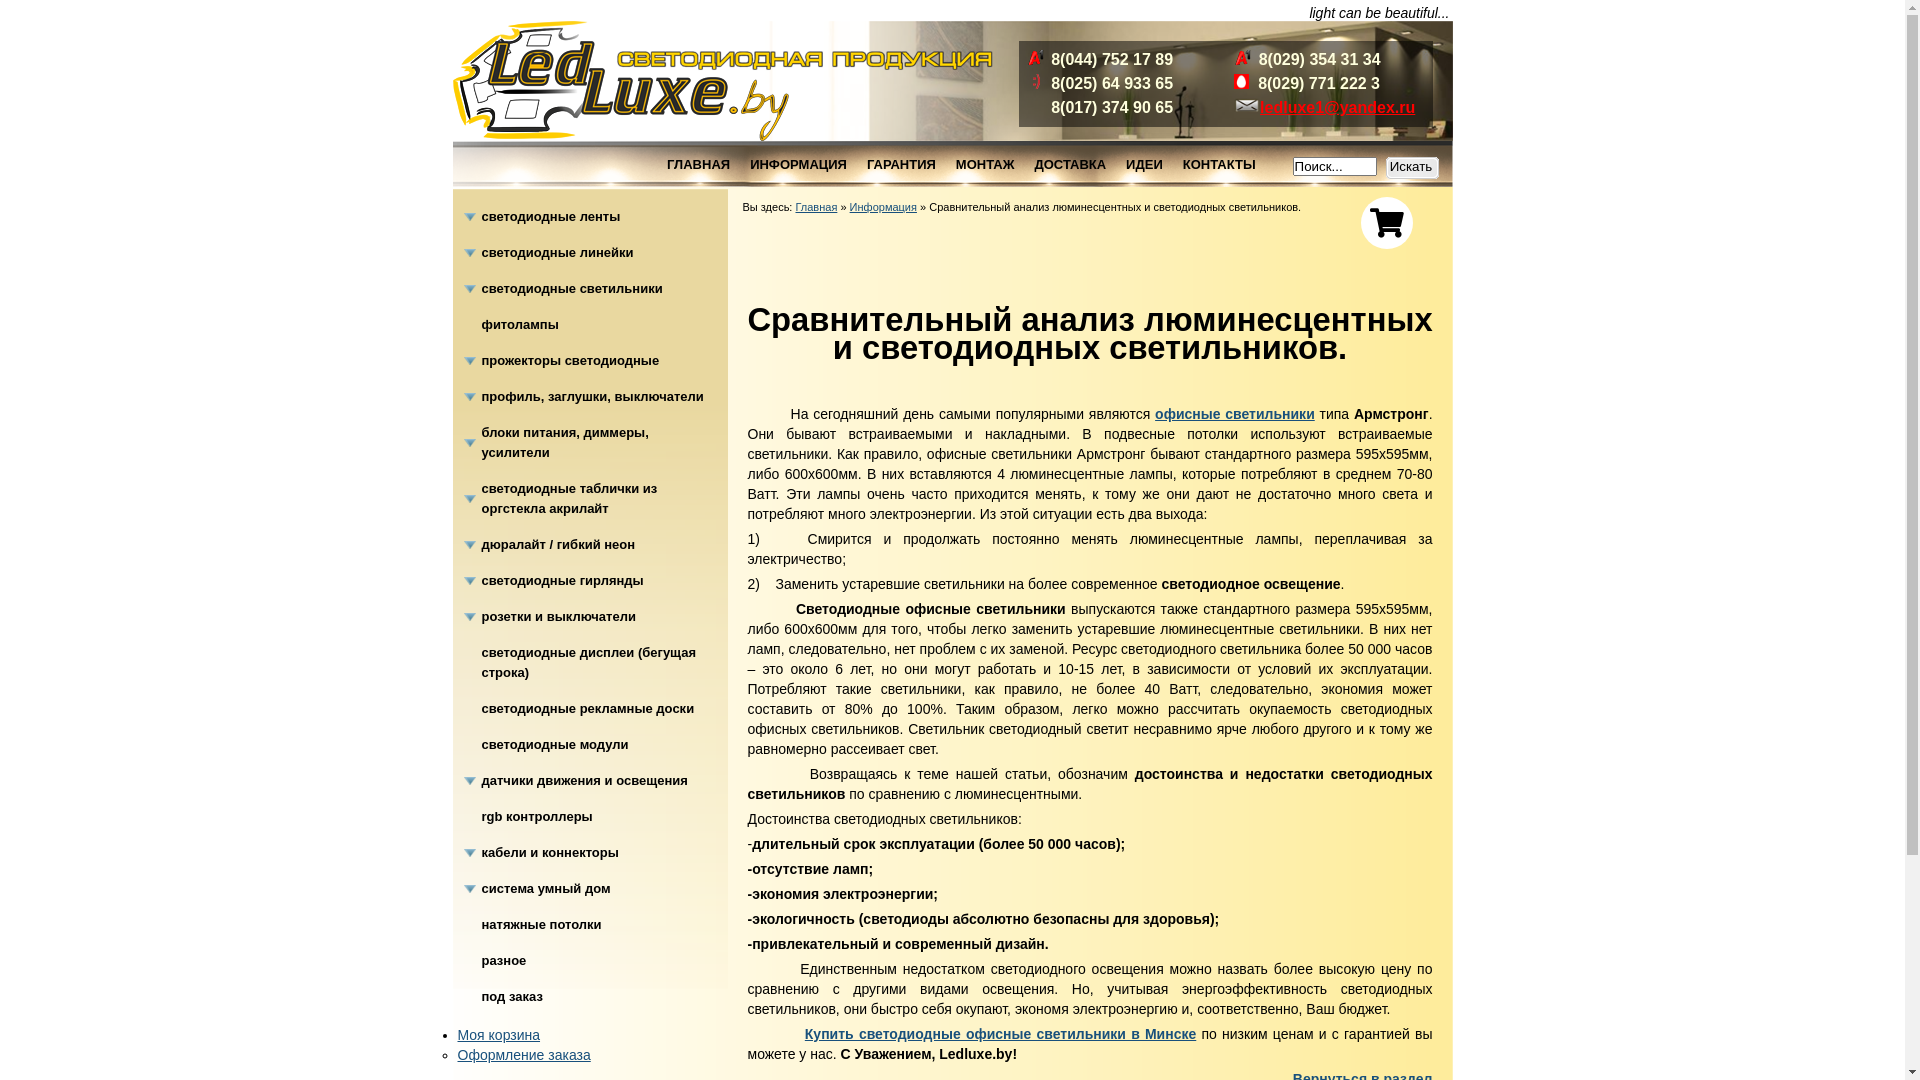 The image size is (1920, 1080). I want to click on 'ledluxe1@yandex.ru', so click(1337, 107).